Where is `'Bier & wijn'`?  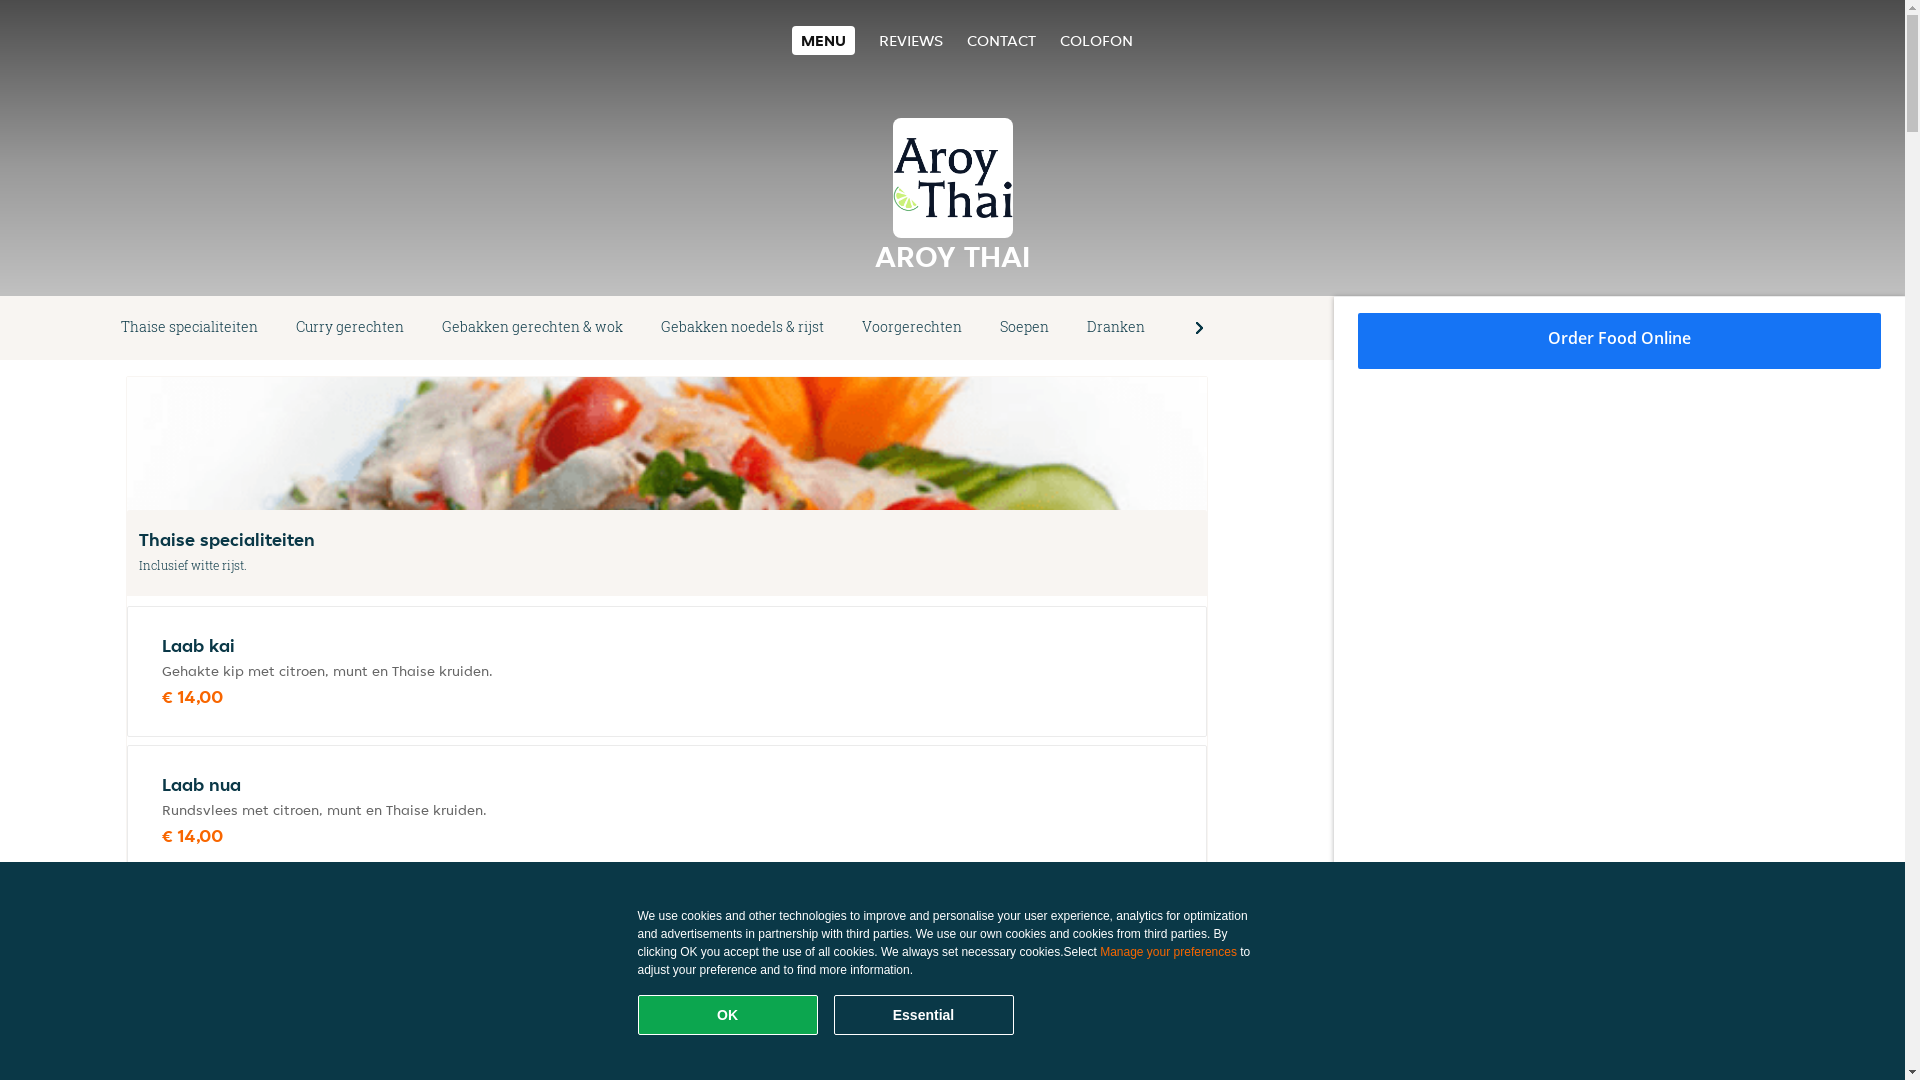
'Bier & wijn' is located at coordinates (1217, 326).